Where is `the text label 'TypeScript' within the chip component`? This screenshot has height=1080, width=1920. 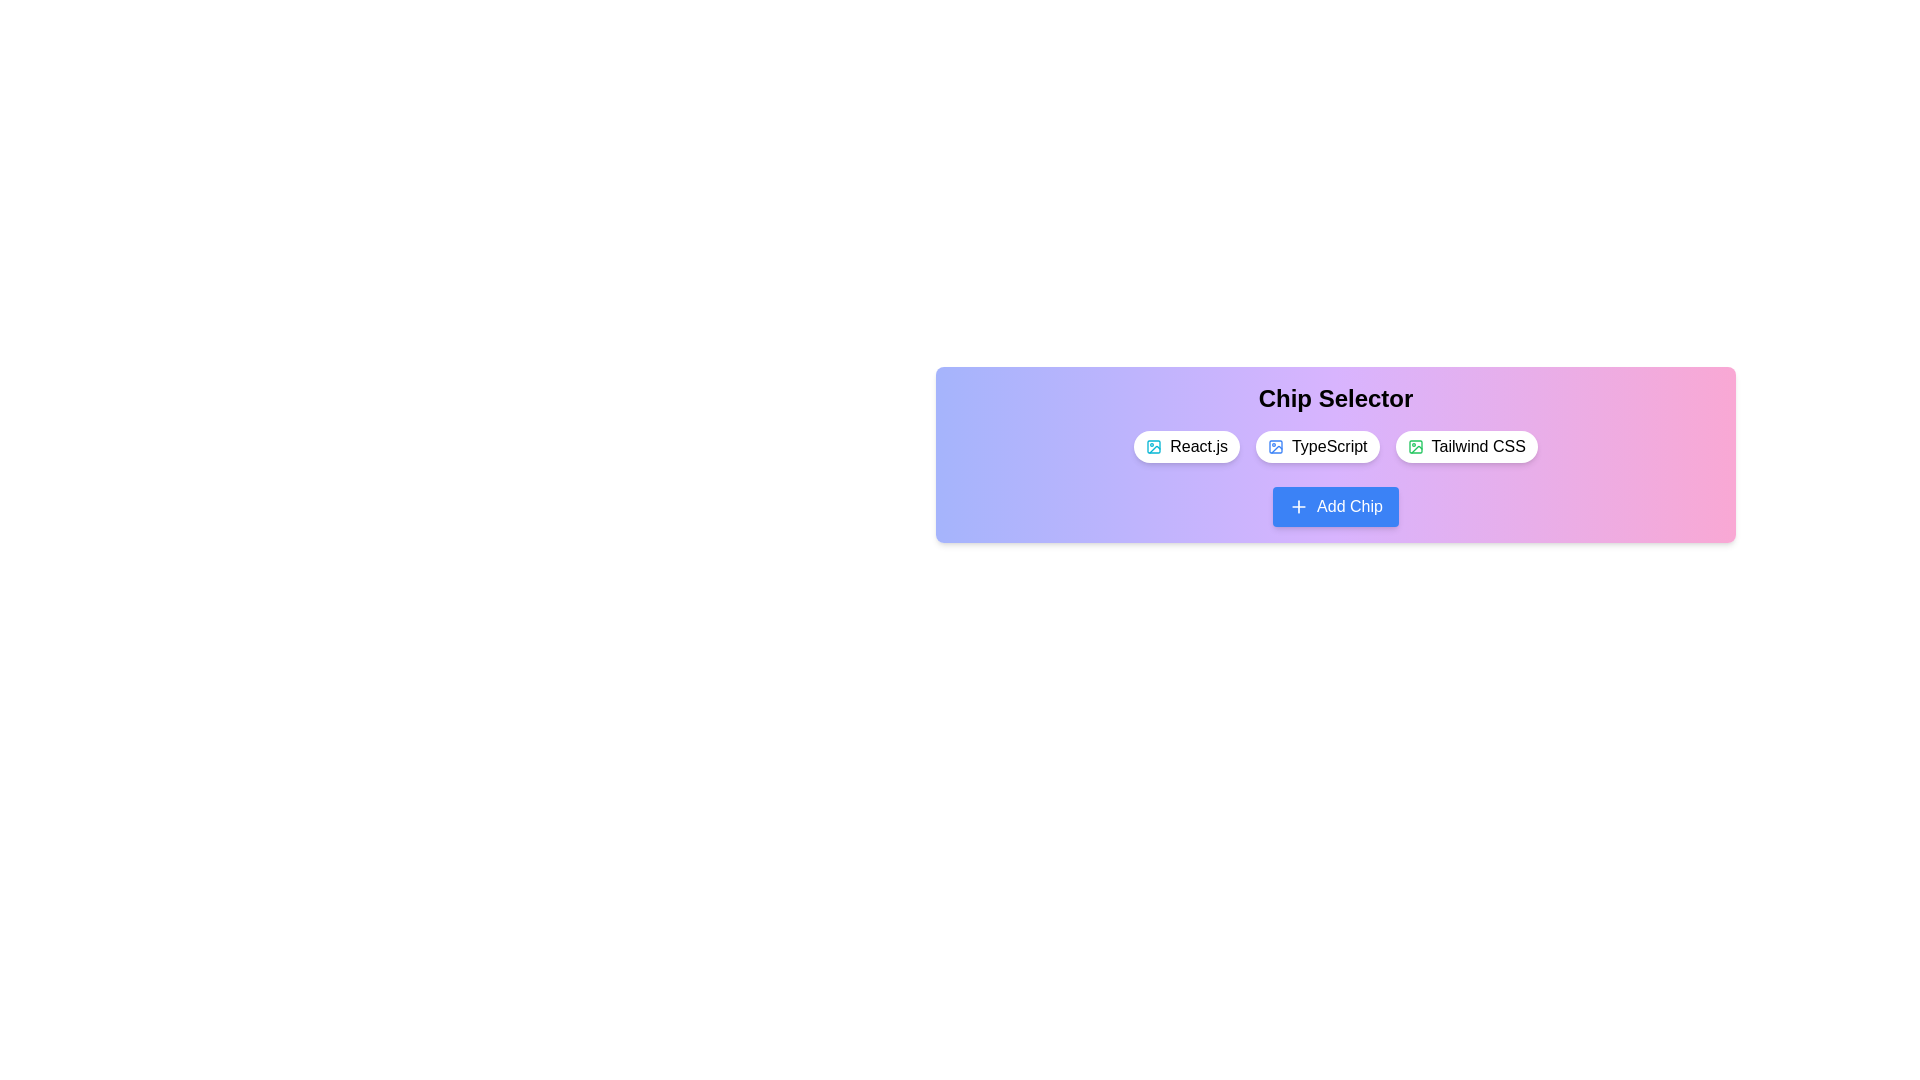 the text label 'TypeScript' within the chip component is located at coordinates (1329, 446).